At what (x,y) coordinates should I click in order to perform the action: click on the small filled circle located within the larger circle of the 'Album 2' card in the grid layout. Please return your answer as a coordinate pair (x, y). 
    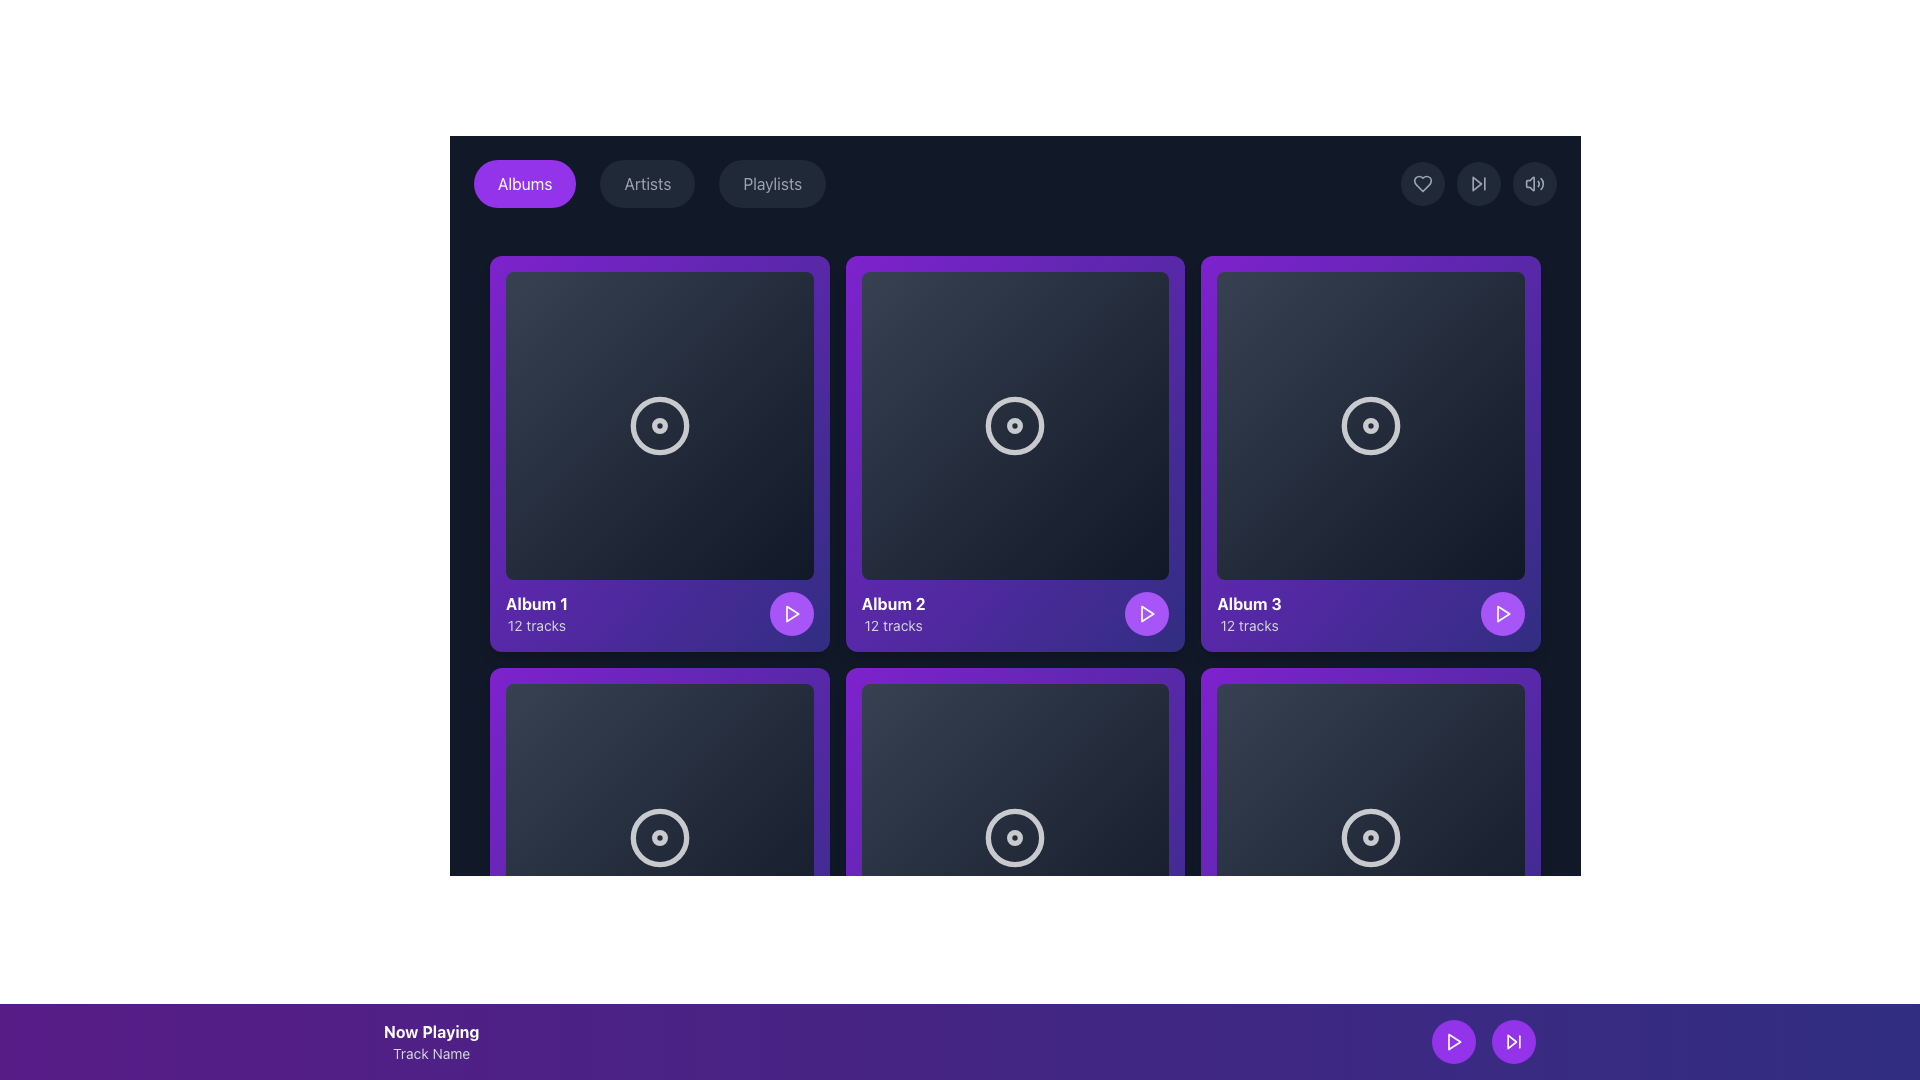
    Looking at the image, I should click on (1015, 424).